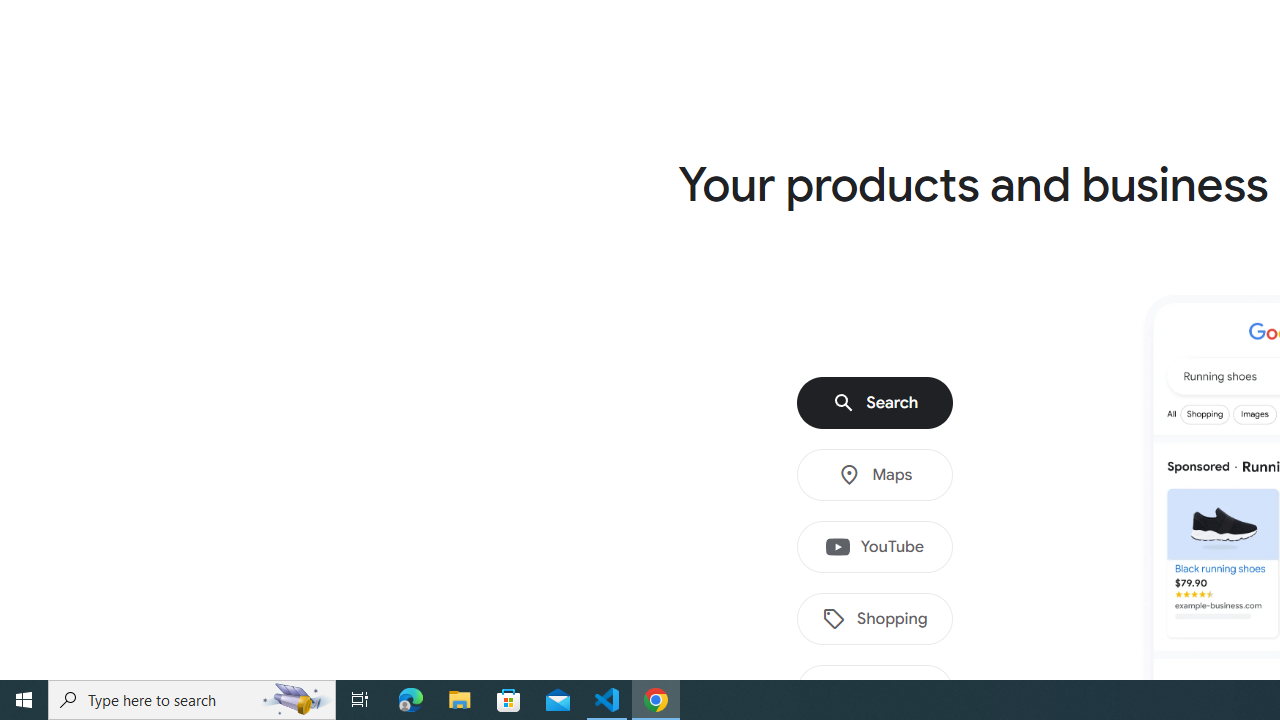 The image size is (1280, 720). I want to click on 'Maps', so click(875, 475).